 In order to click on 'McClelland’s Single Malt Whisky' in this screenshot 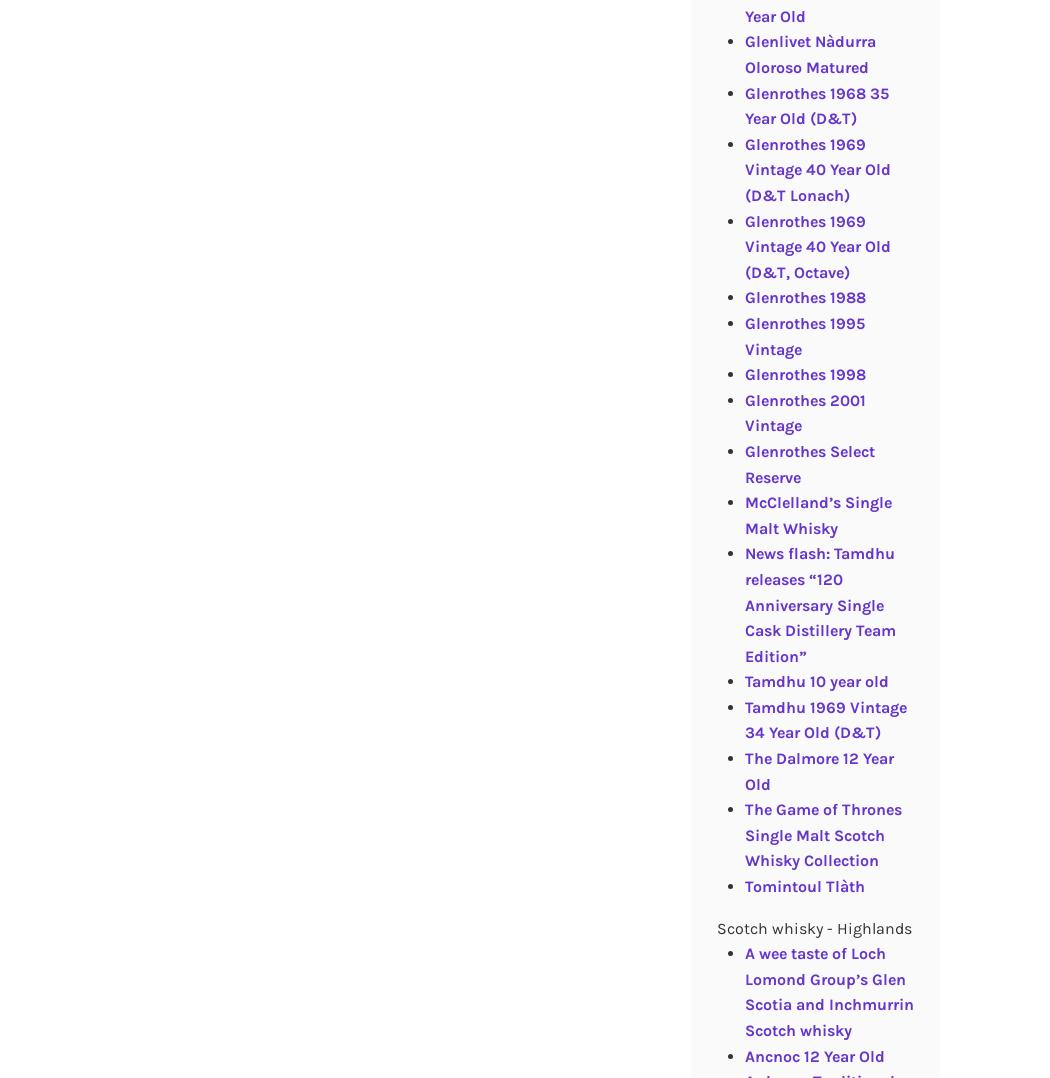, I will do `click(743, 514)`.